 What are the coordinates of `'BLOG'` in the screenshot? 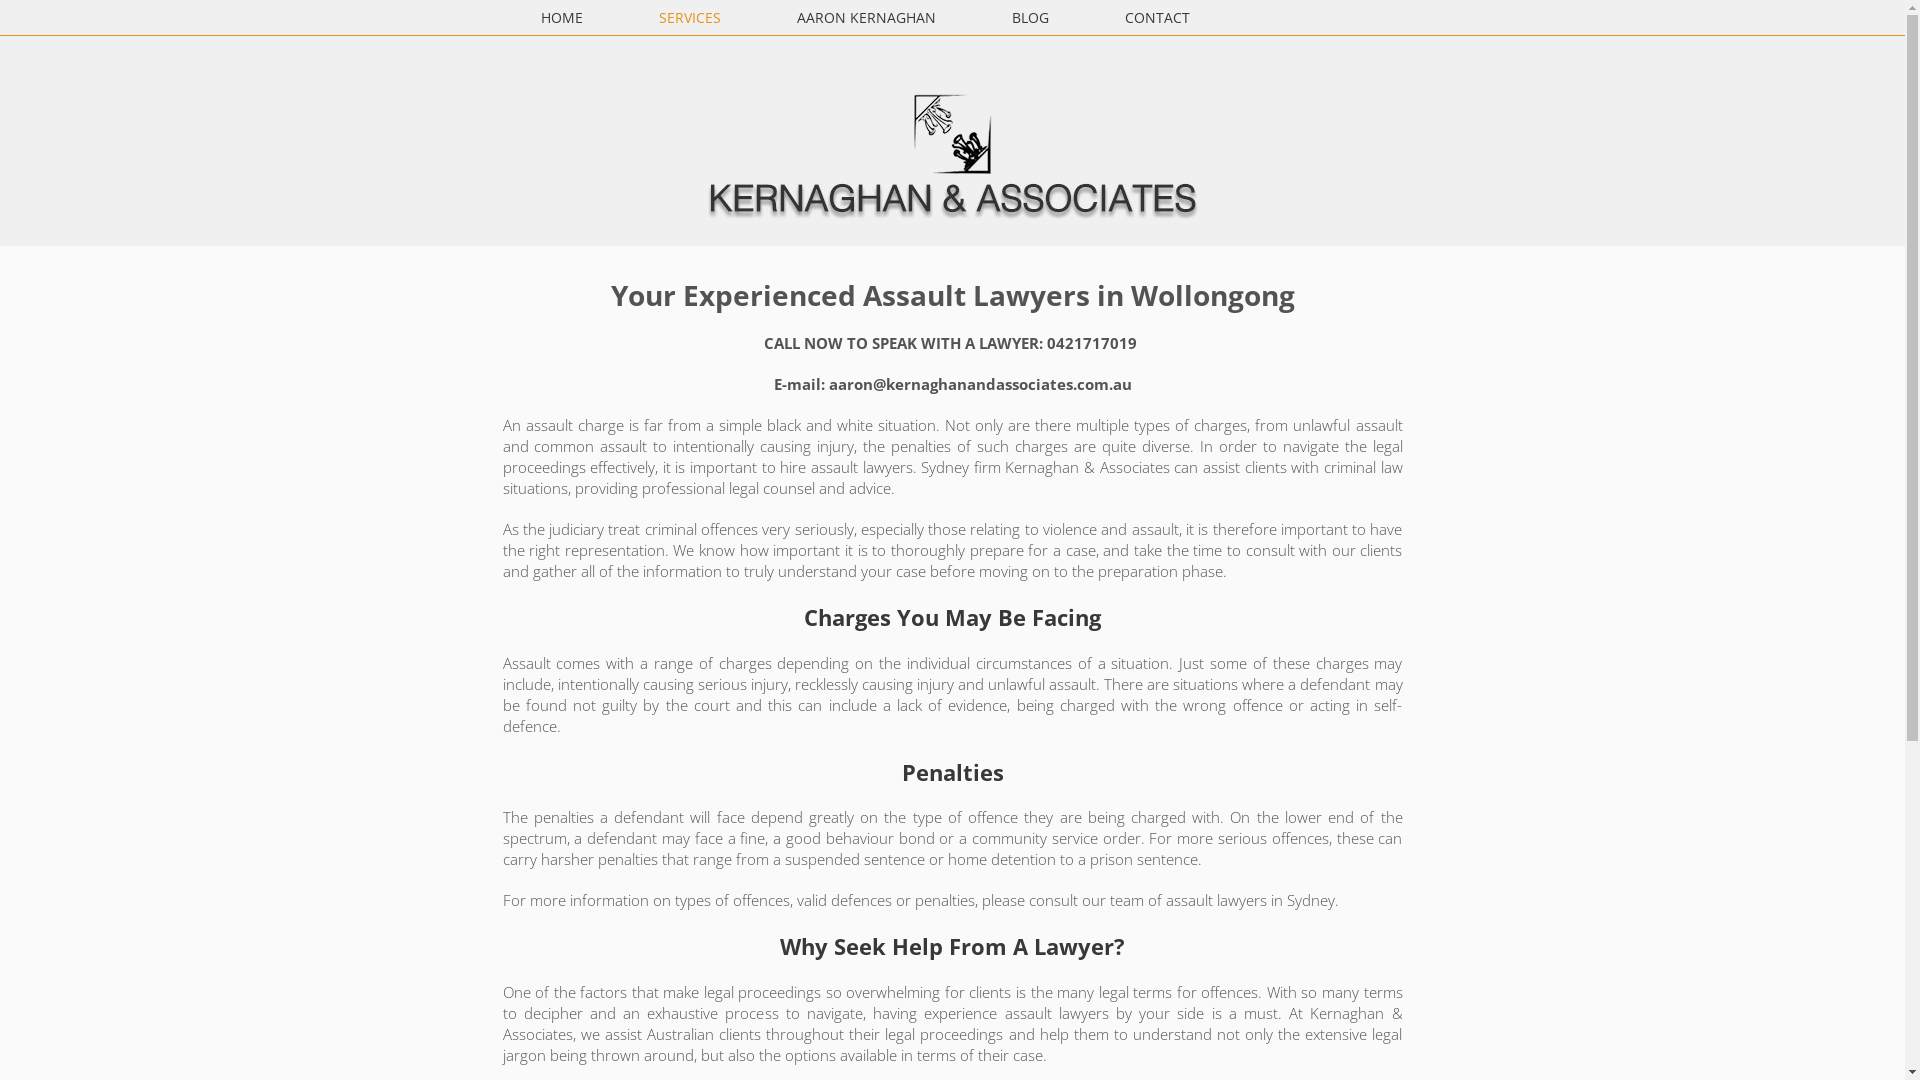 It's located at (1030, 17).